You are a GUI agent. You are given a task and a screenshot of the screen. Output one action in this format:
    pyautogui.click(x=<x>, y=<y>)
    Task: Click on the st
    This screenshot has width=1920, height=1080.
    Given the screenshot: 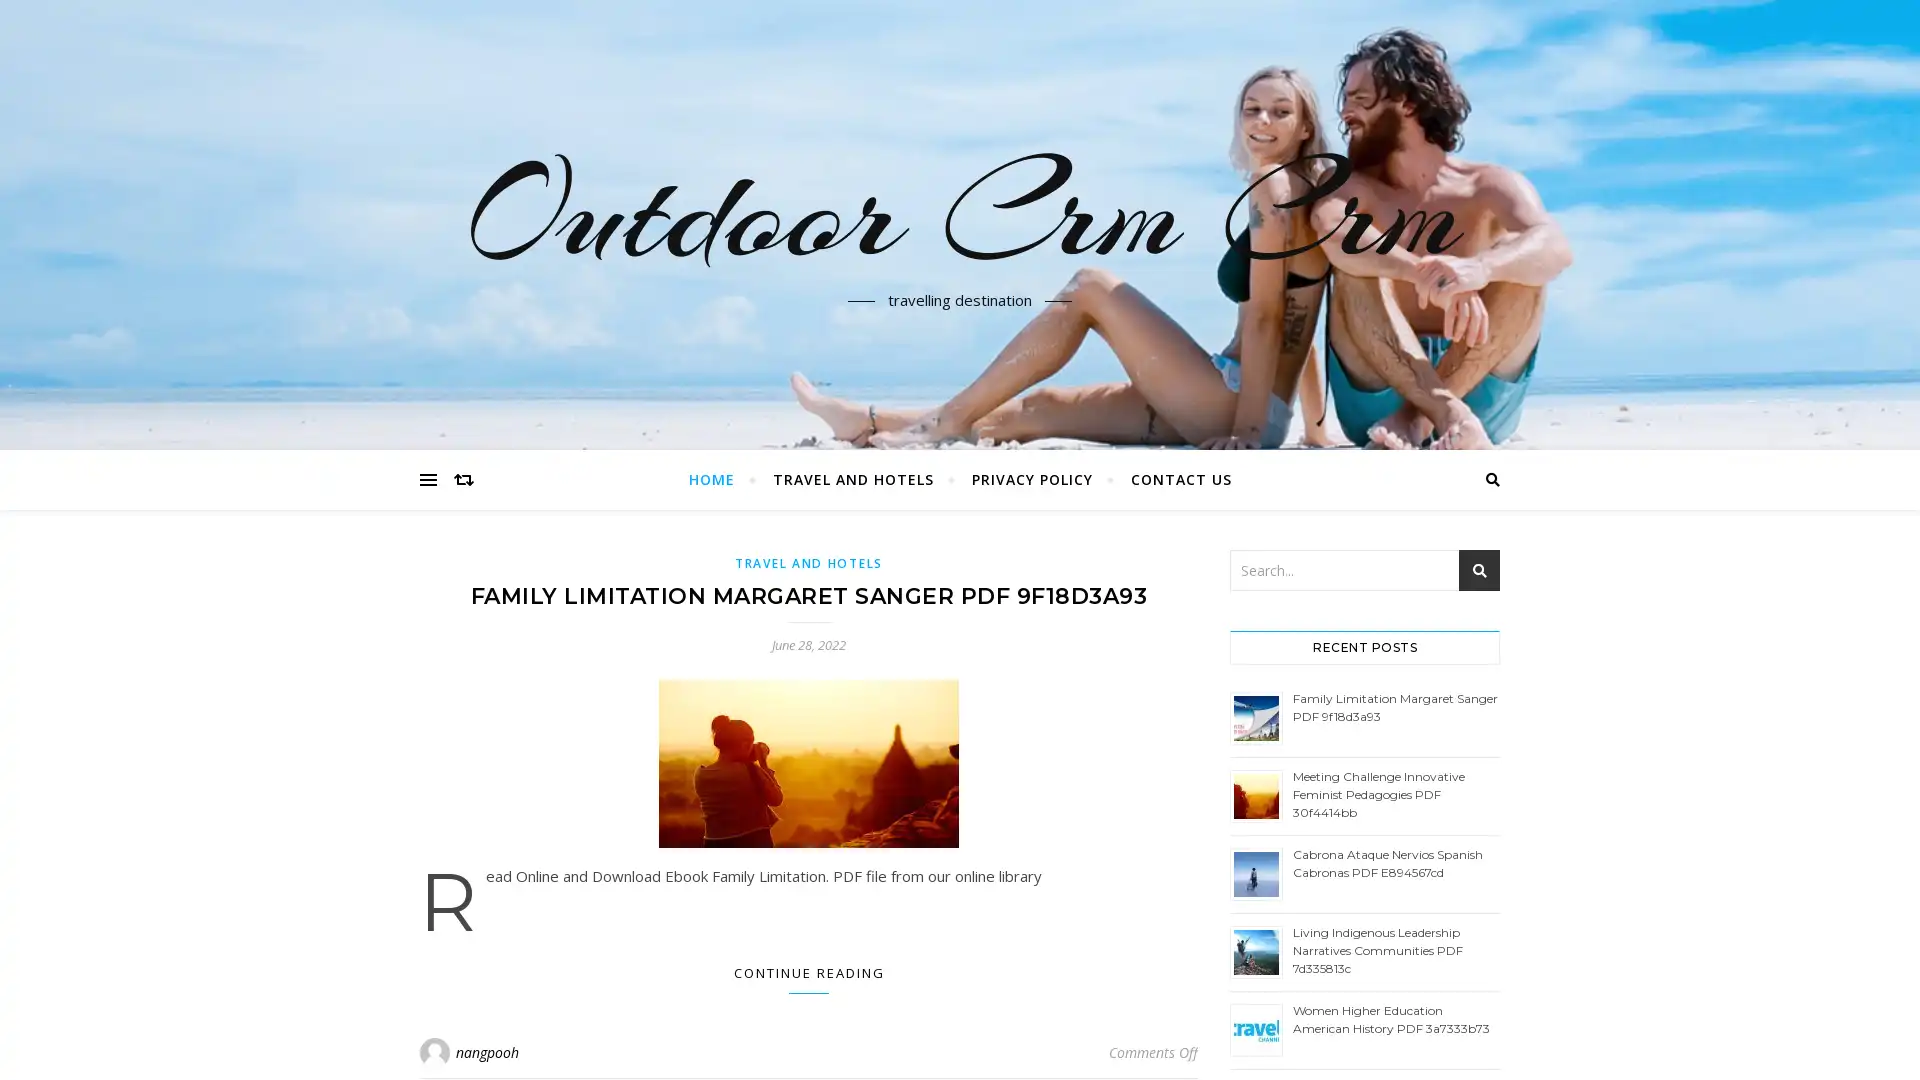 What is the action you would take?
    pyautogui.click(x=1479, y=570)
    